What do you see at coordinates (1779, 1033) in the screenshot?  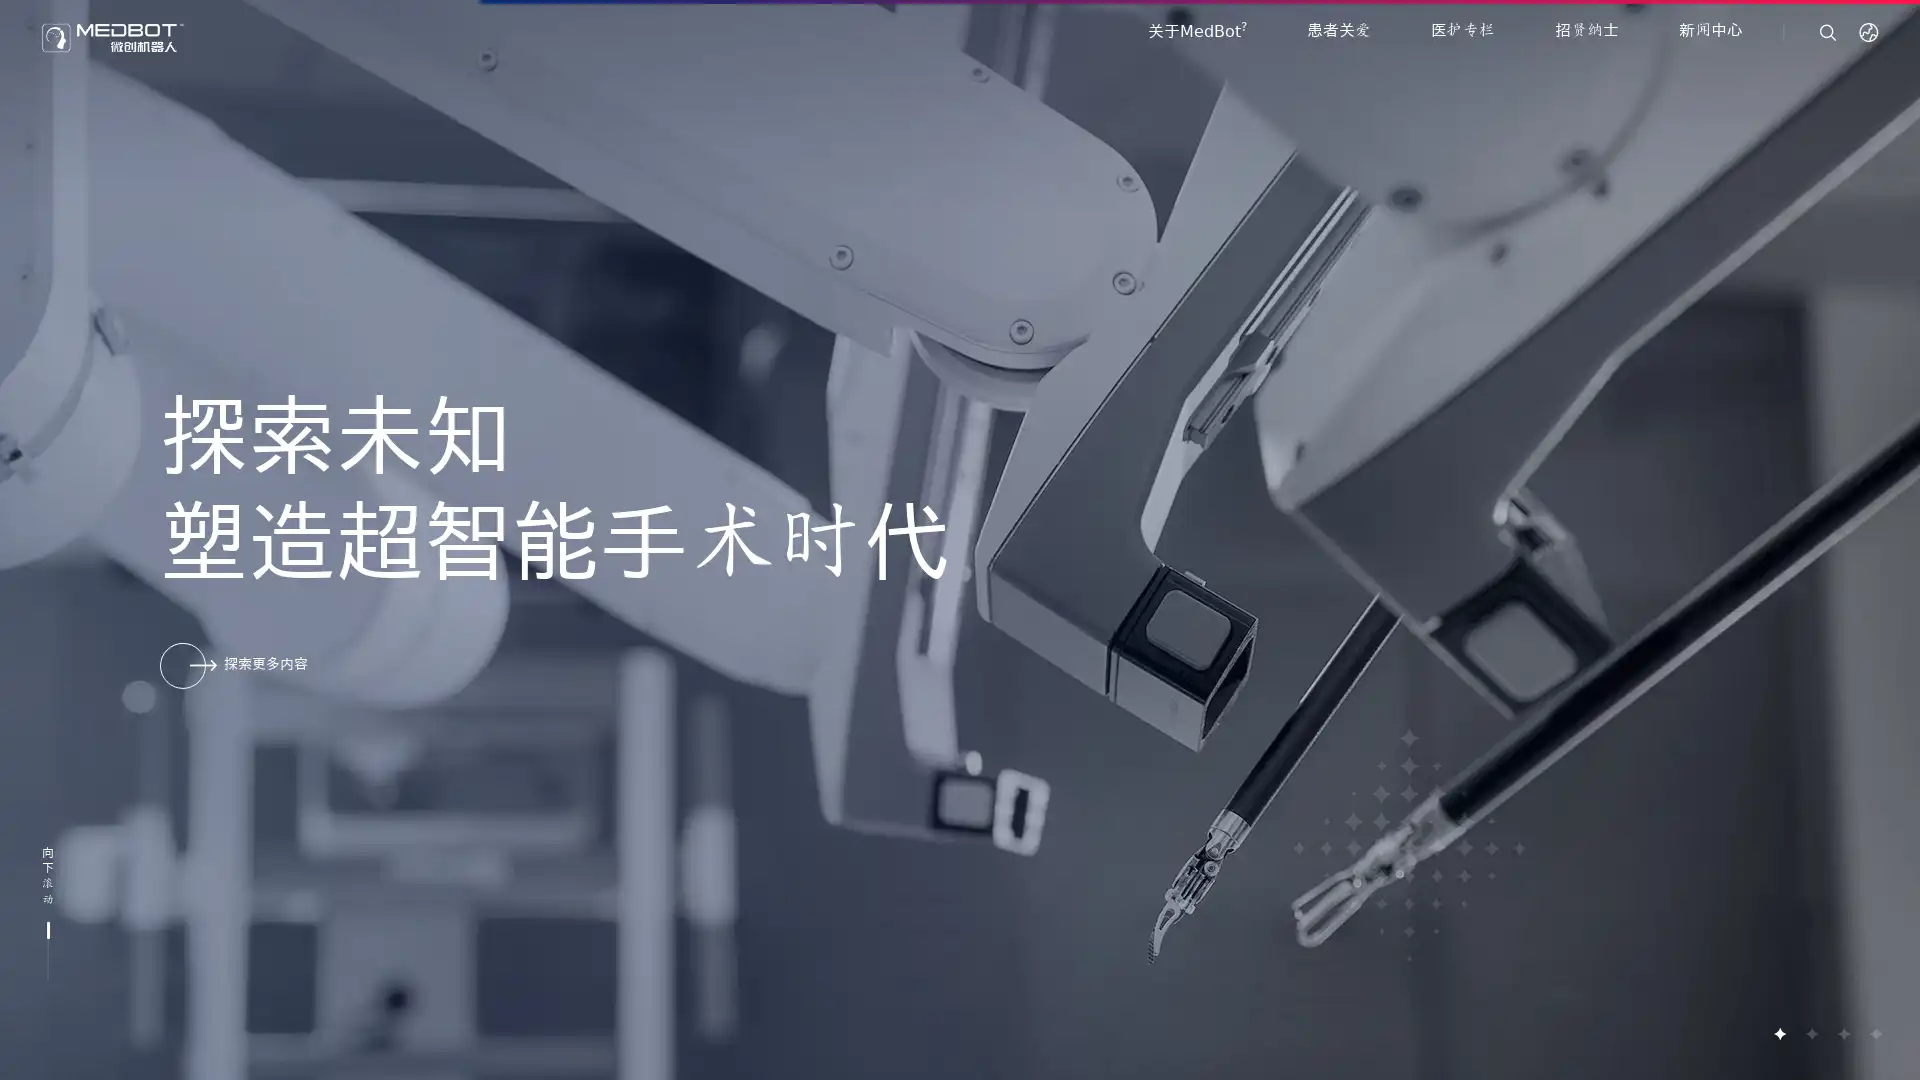 I see `Go to slide 1` at bounding box center [1779, 1033].